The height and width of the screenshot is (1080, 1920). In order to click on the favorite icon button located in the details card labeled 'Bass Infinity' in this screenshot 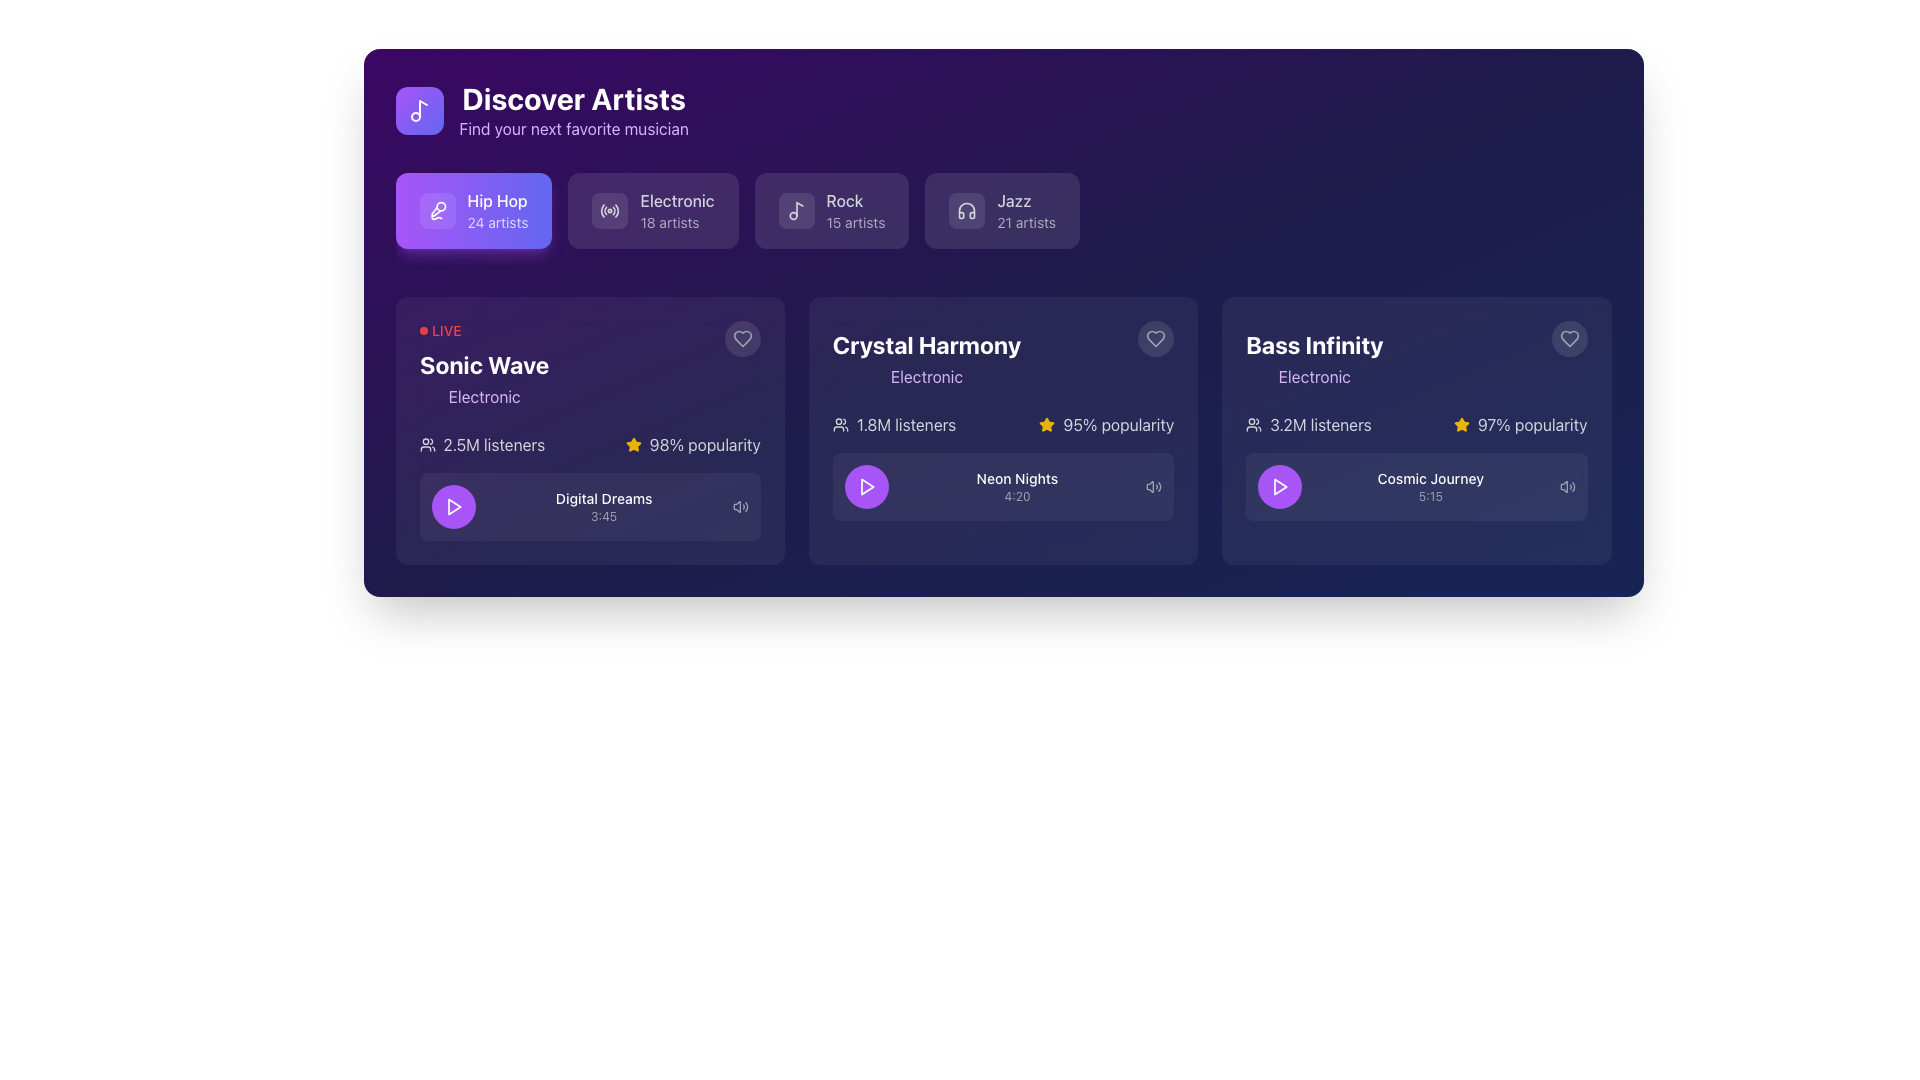, I will do `click(1568, 338)`.